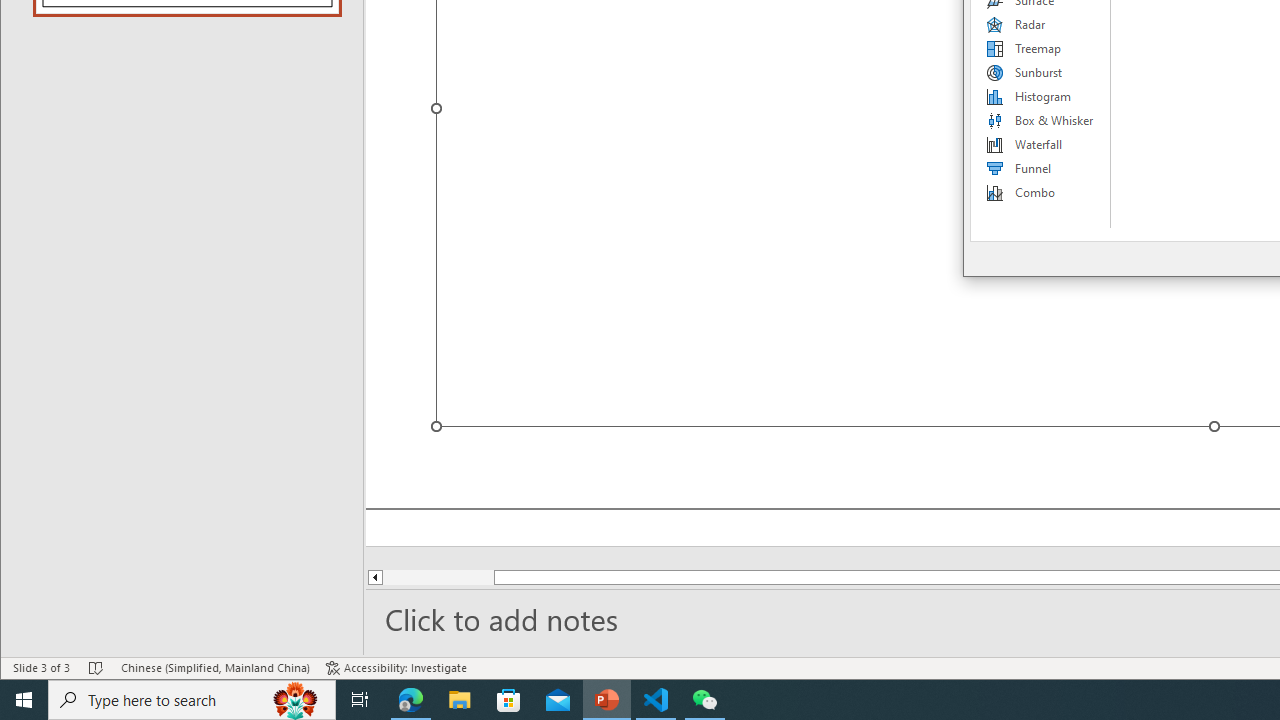 The height and width of the screenshot is (720, 1280). Describe the element at coordinates (1040, 167) in the screenshot. I see `'Funnel'` at that location.